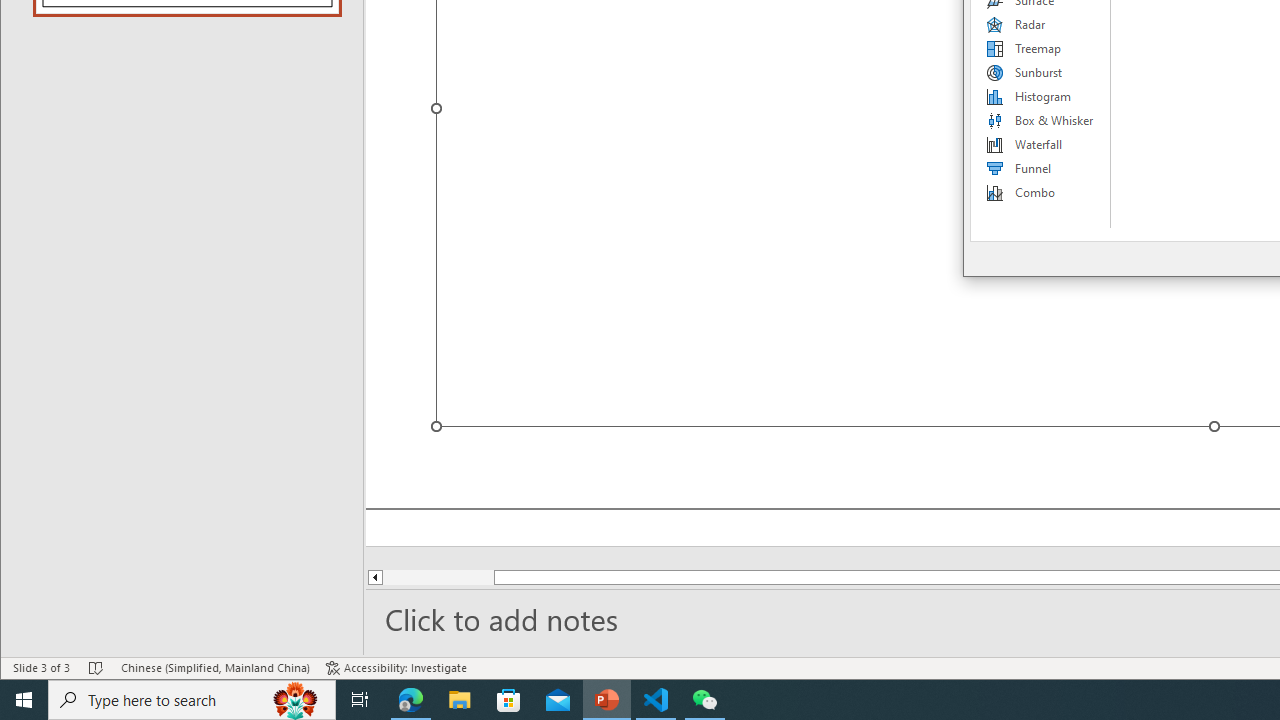 The height and width of the screenshot is (720, 1280). Describe the element at coordinates (1040, 167) in the screenshot. I see `'Funnel'` at that location.